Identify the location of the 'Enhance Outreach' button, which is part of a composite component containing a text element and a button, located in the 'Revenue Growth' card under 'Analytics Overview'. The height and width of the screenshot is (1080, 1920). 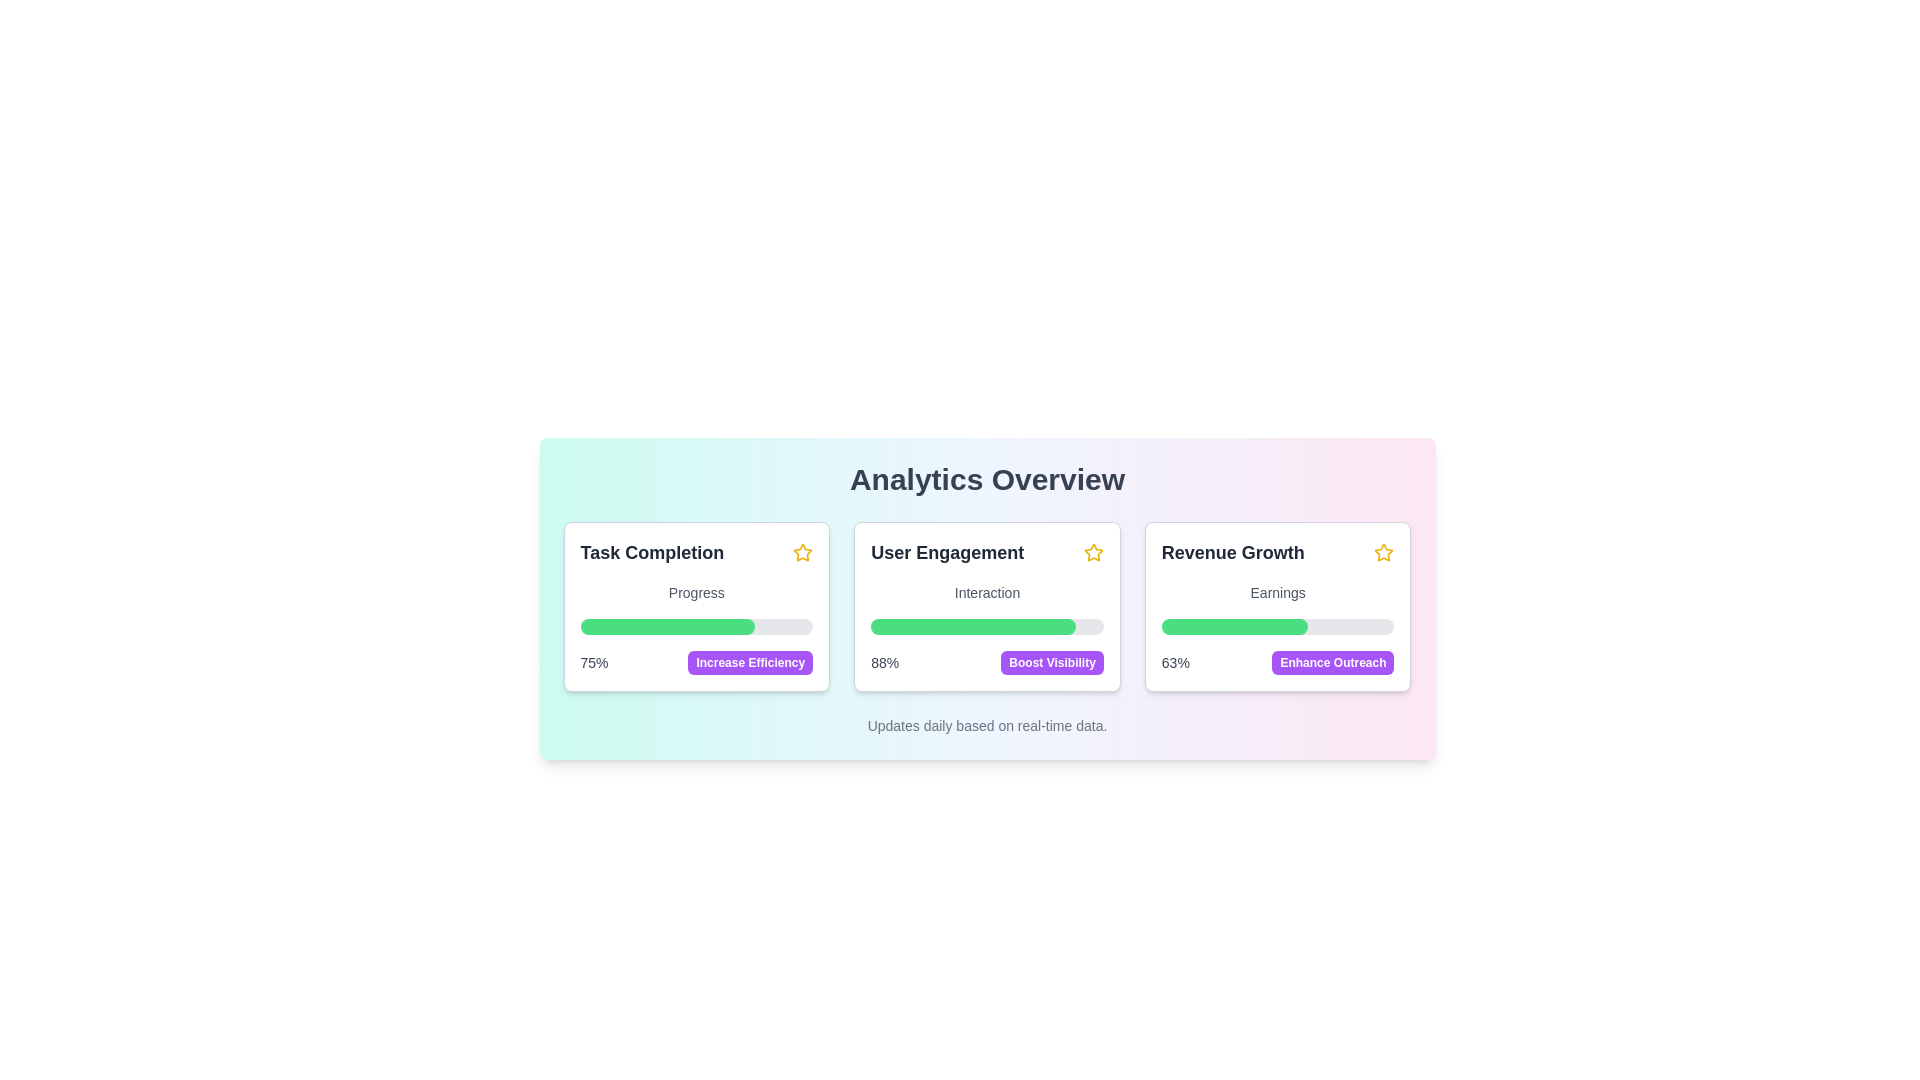
(1277, 663).